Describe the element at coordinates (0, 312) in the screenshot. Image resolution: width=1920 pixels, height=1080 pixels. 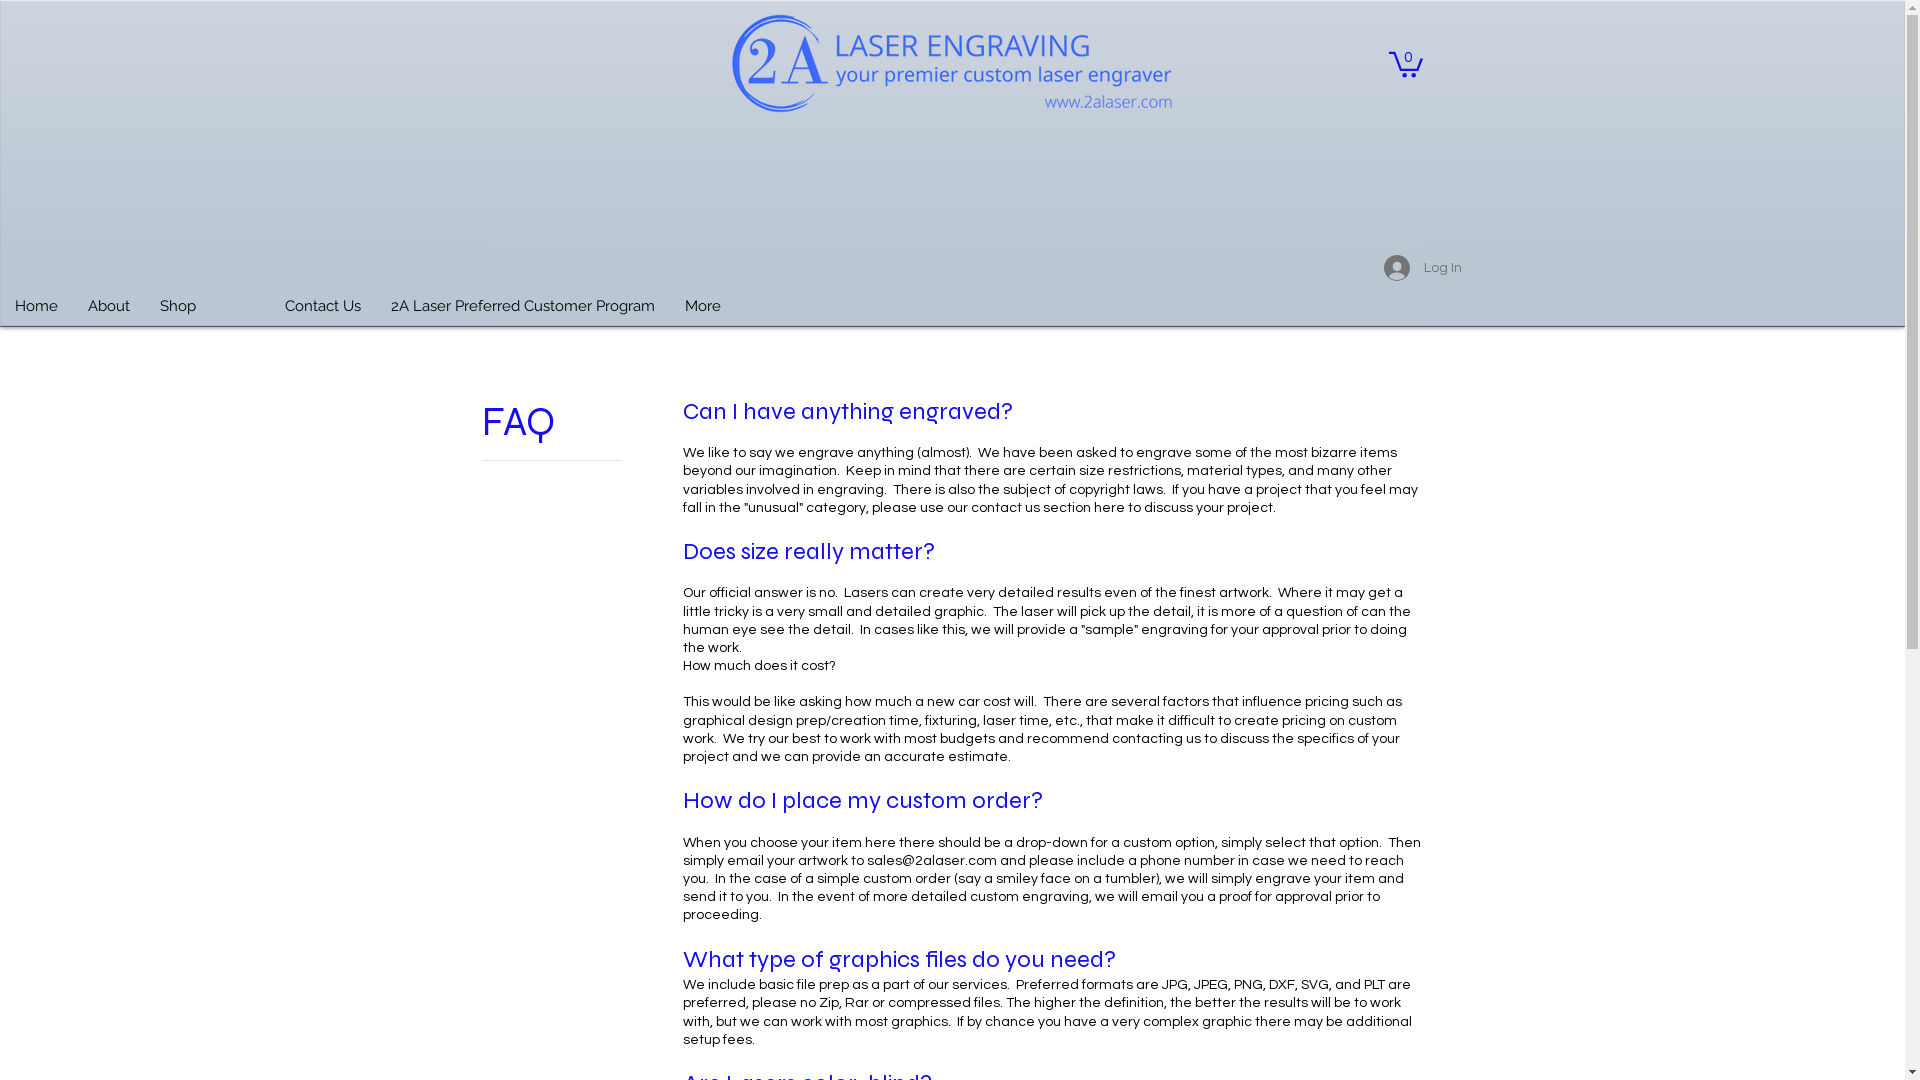
I see `'Home'` at that location.